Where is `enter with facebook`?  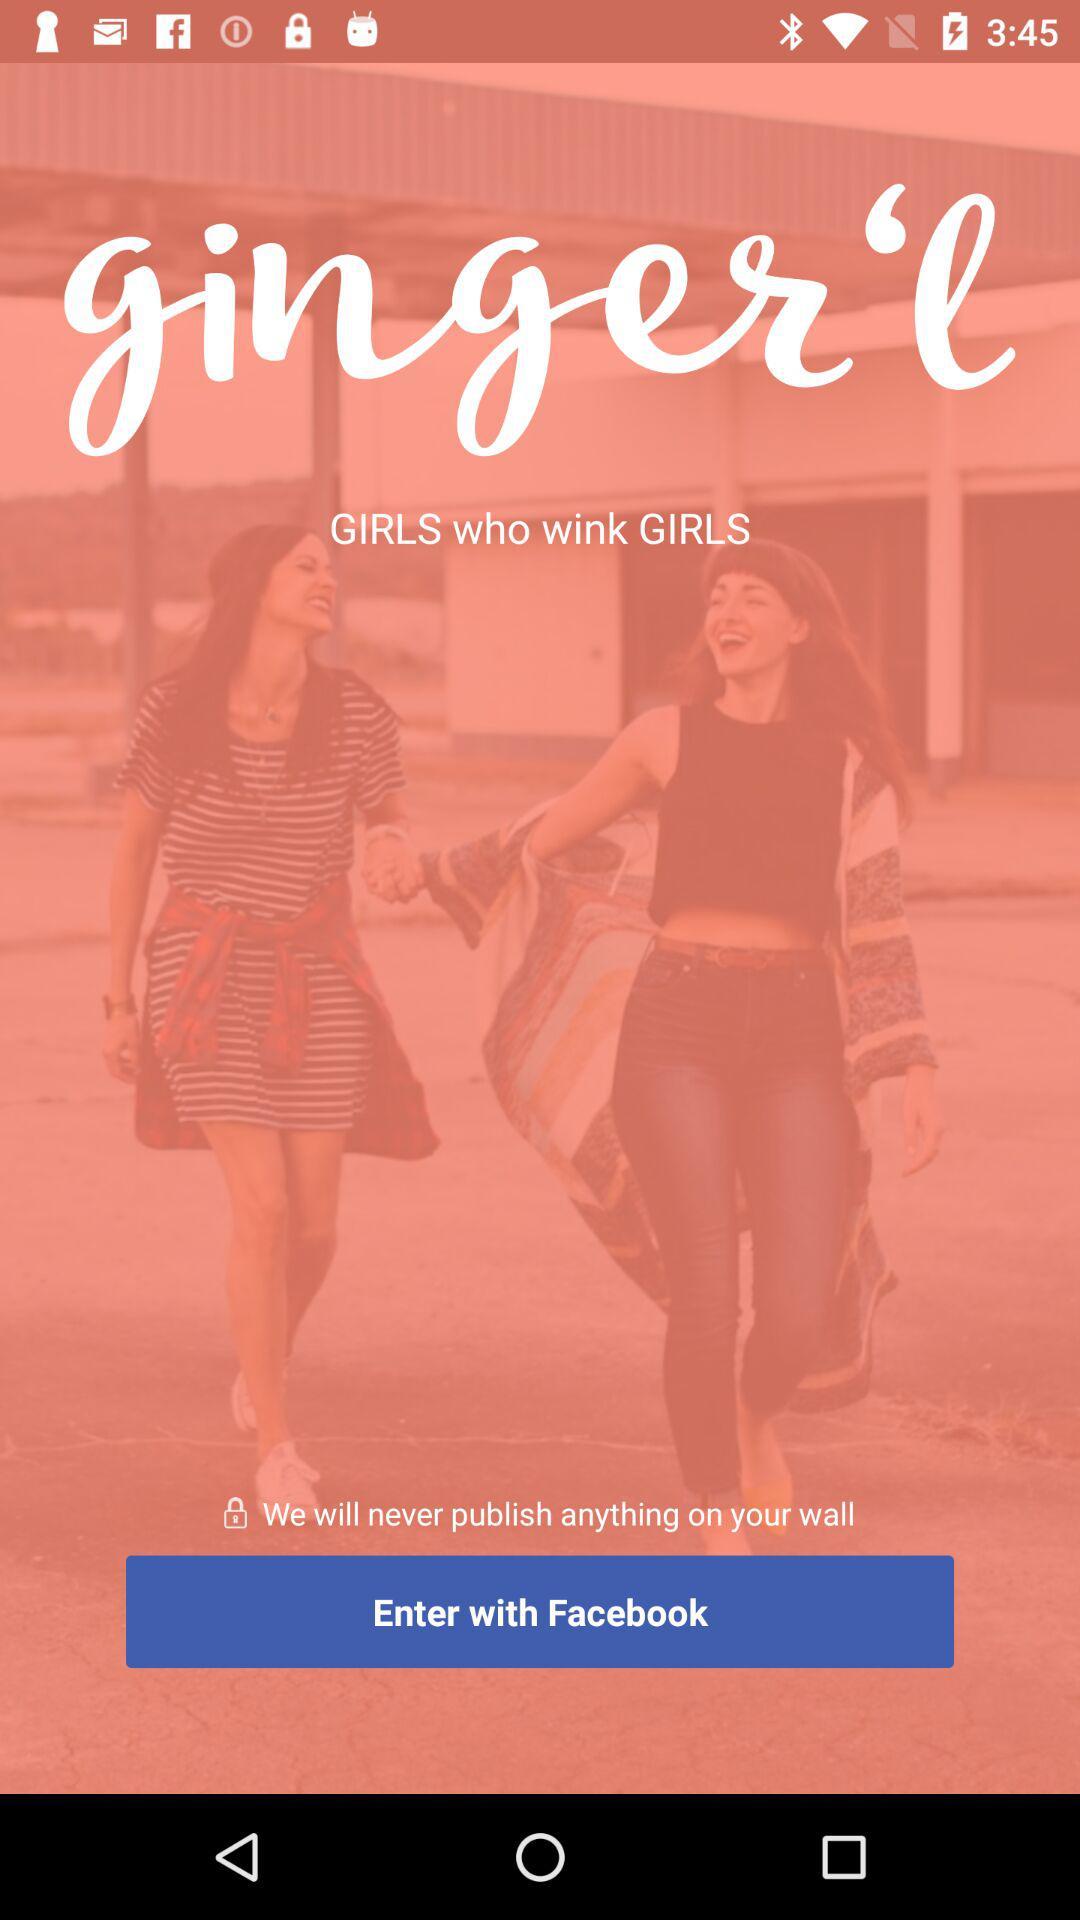
enter with facebook is located at coordinates (540, 1611).